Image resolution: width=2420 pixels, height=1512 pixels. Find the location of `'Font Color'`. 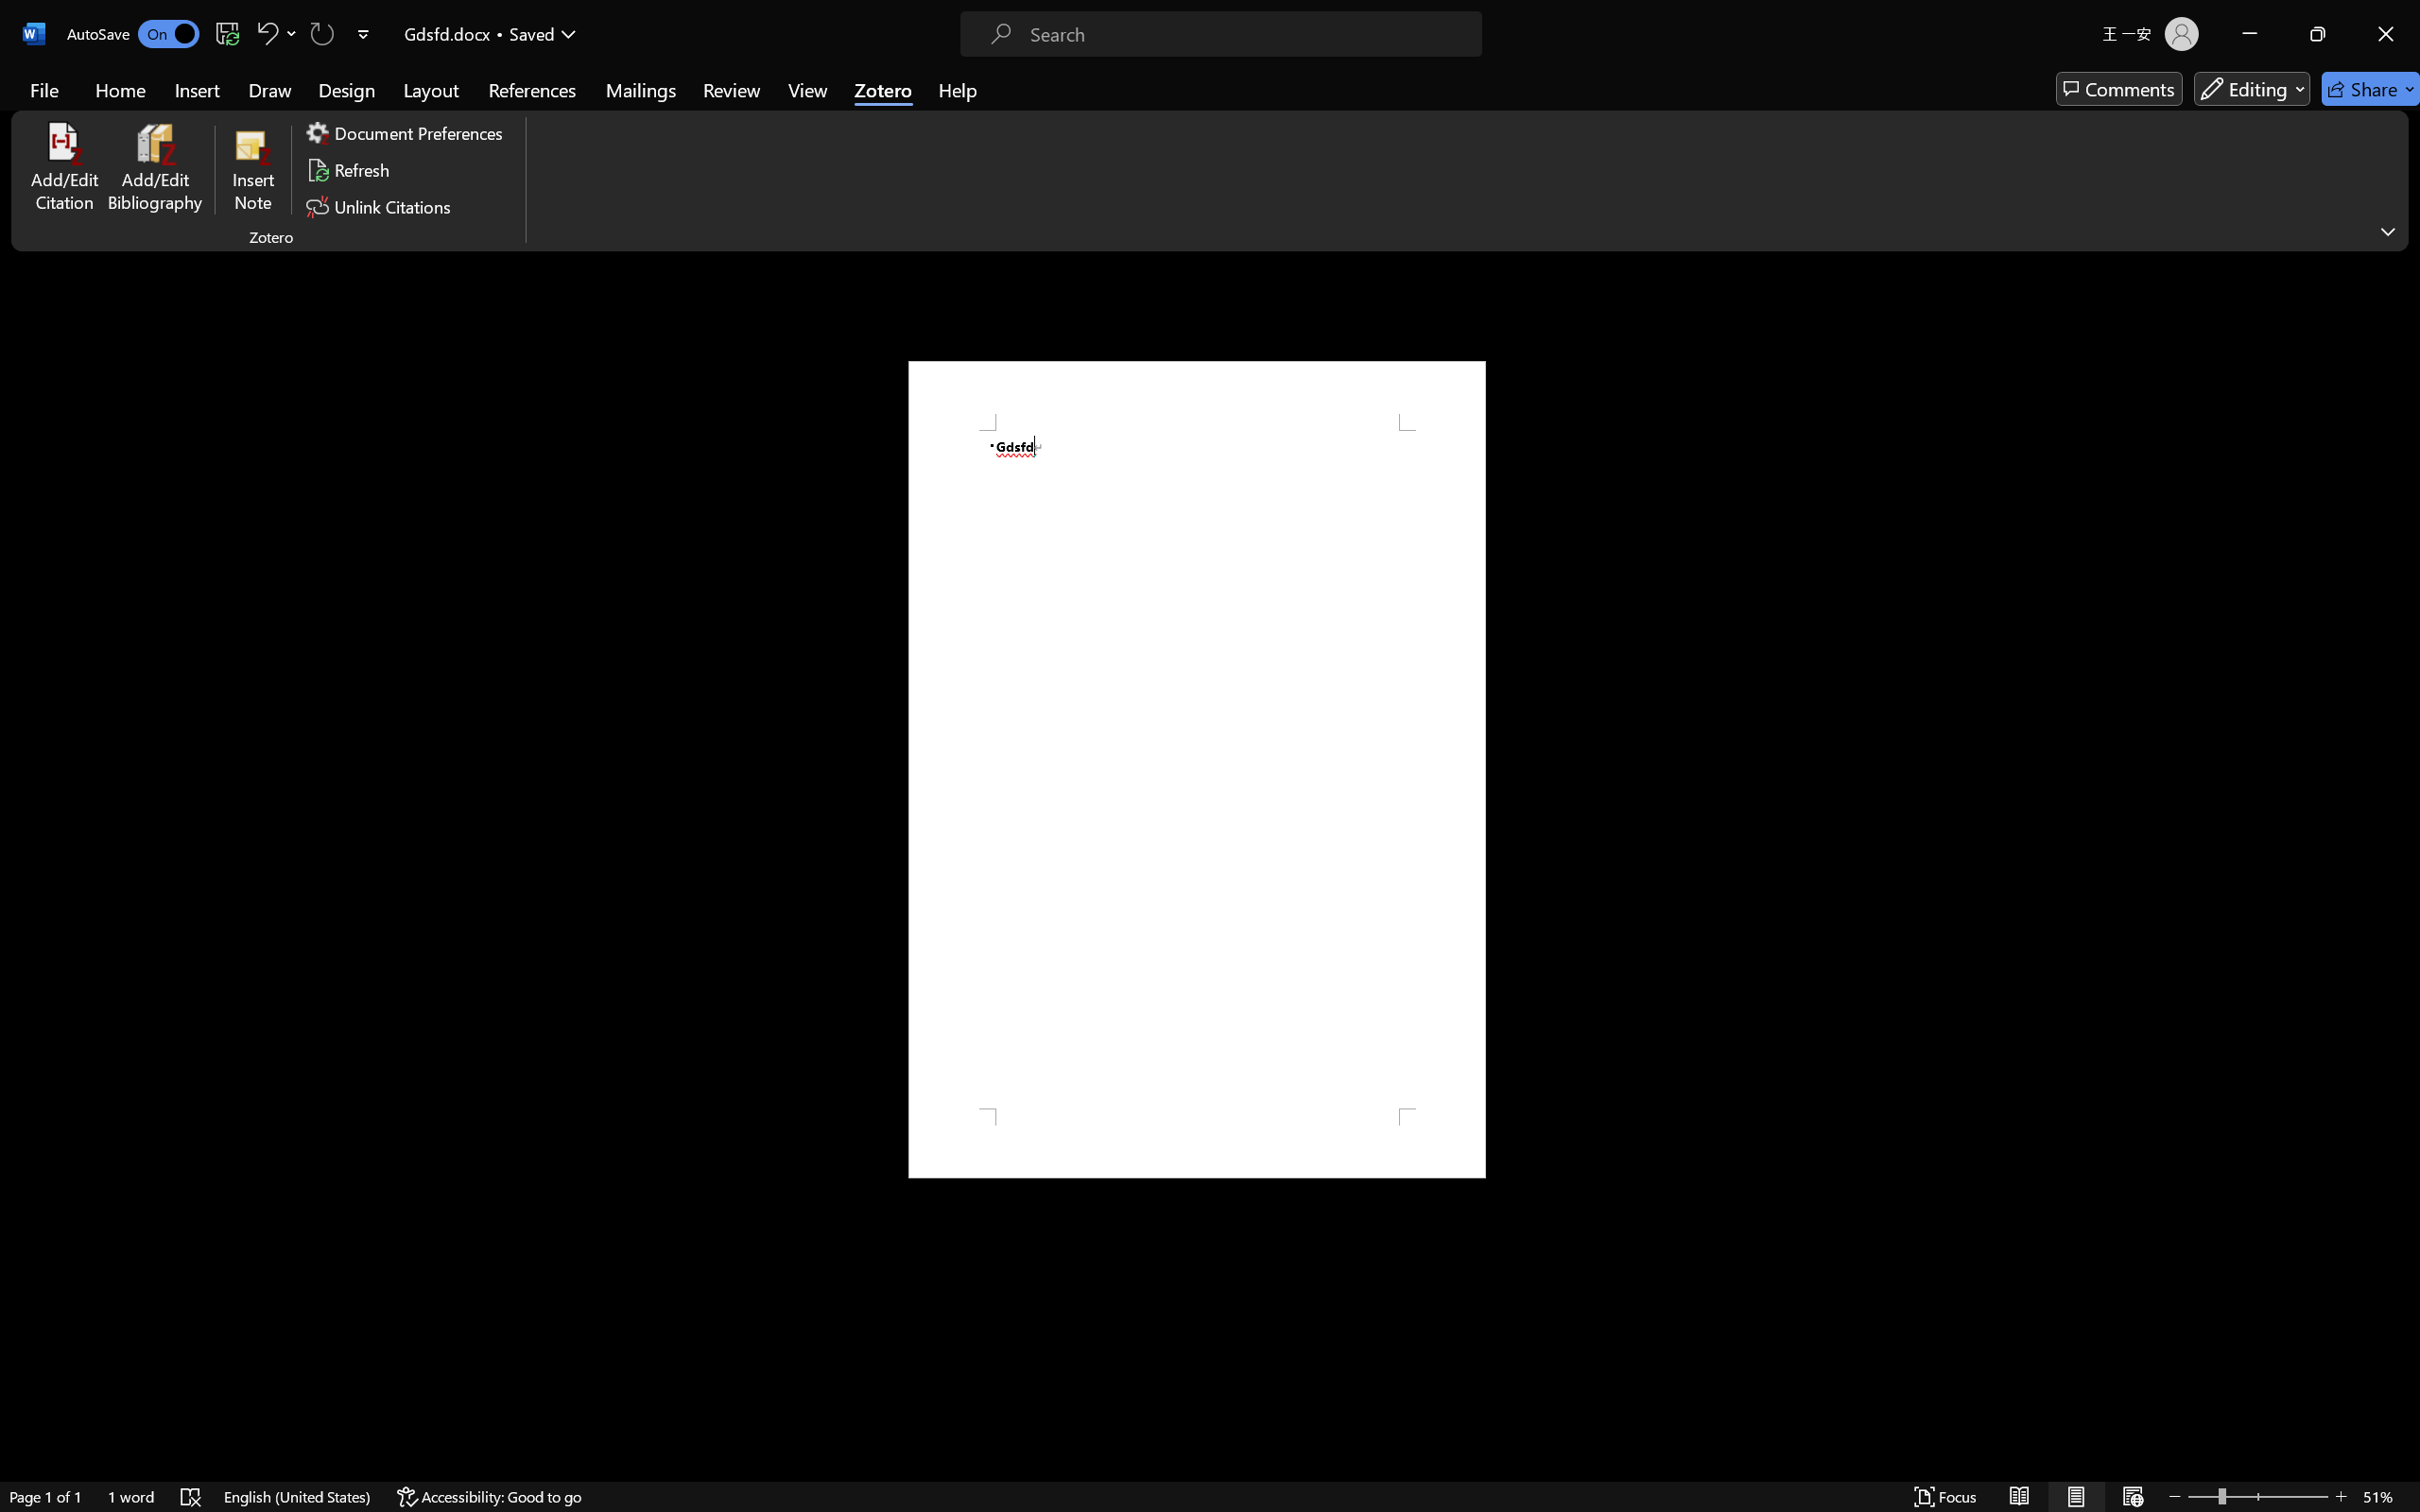

'Font Color' is located at coordinates (539, 124).